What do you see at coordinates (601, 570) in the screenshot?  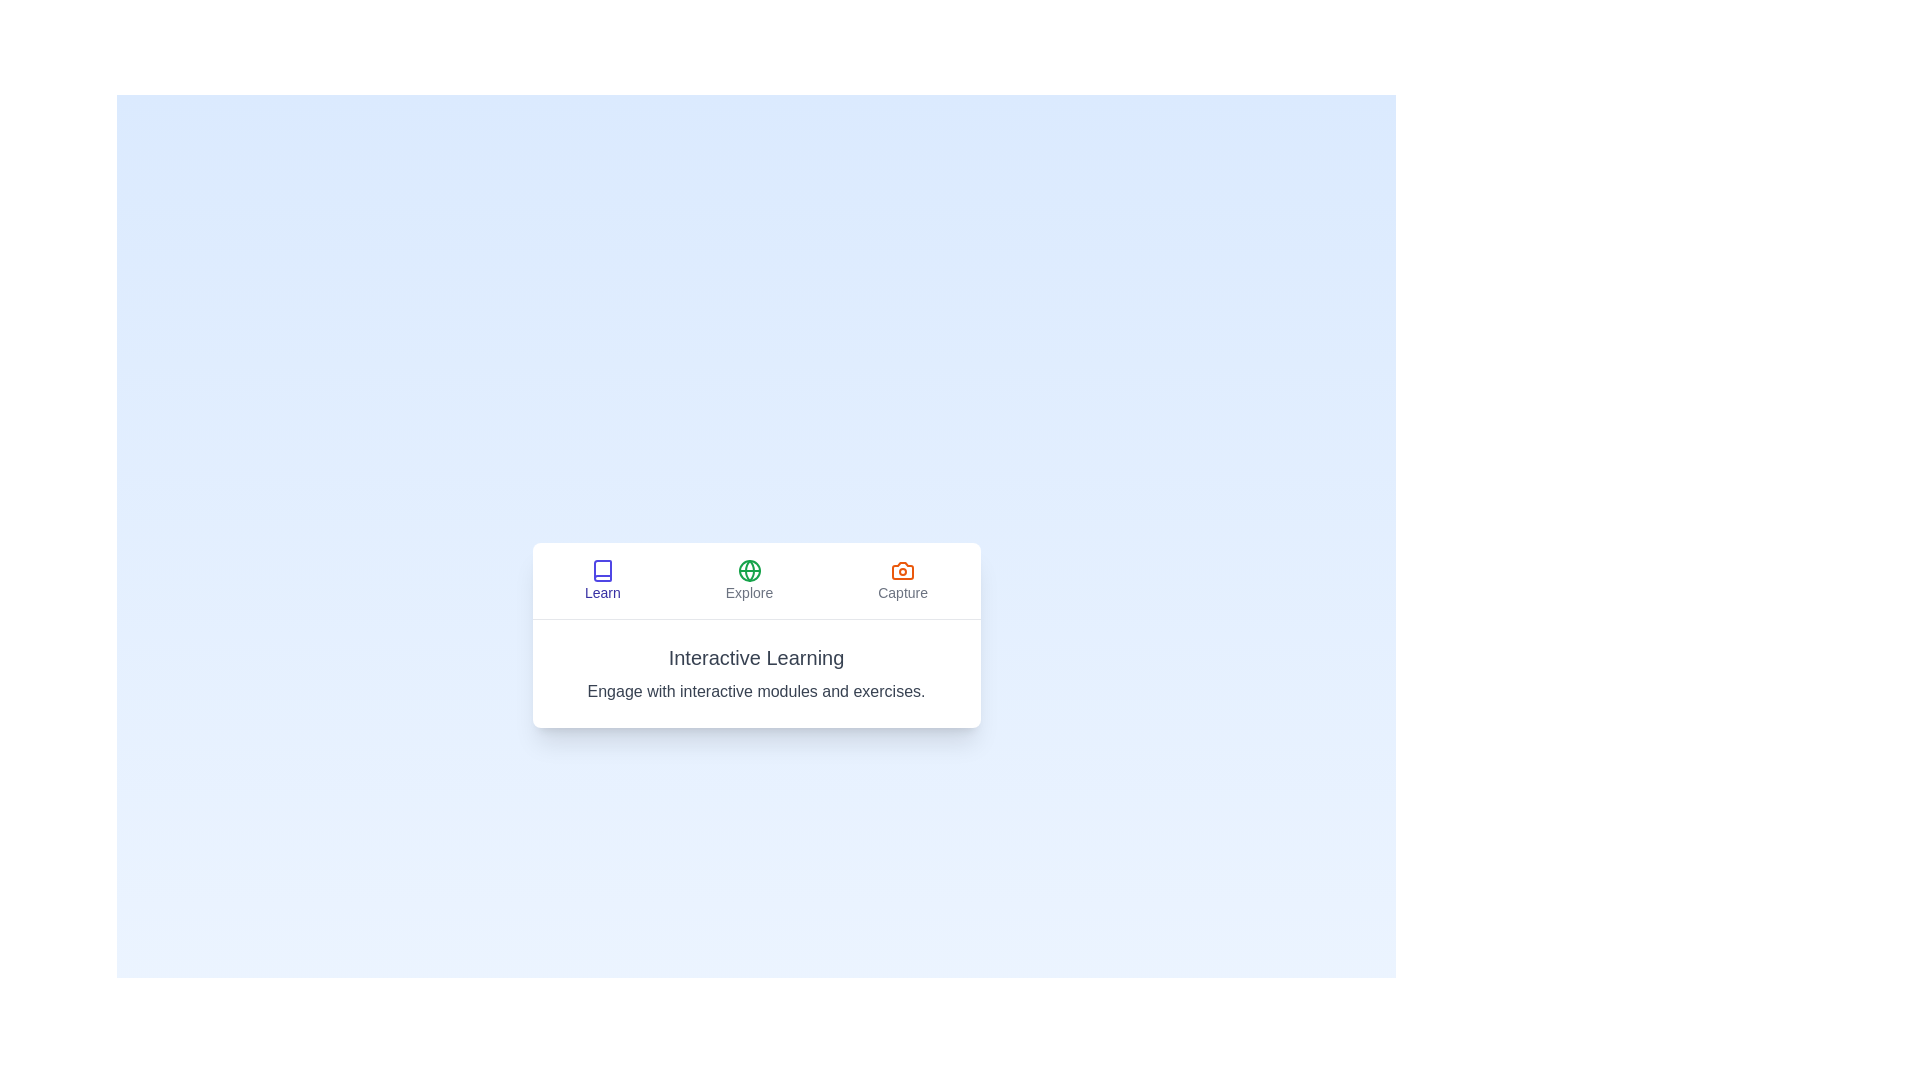 I see `the icon for the Learn tab` at bounding box center [601, 570].